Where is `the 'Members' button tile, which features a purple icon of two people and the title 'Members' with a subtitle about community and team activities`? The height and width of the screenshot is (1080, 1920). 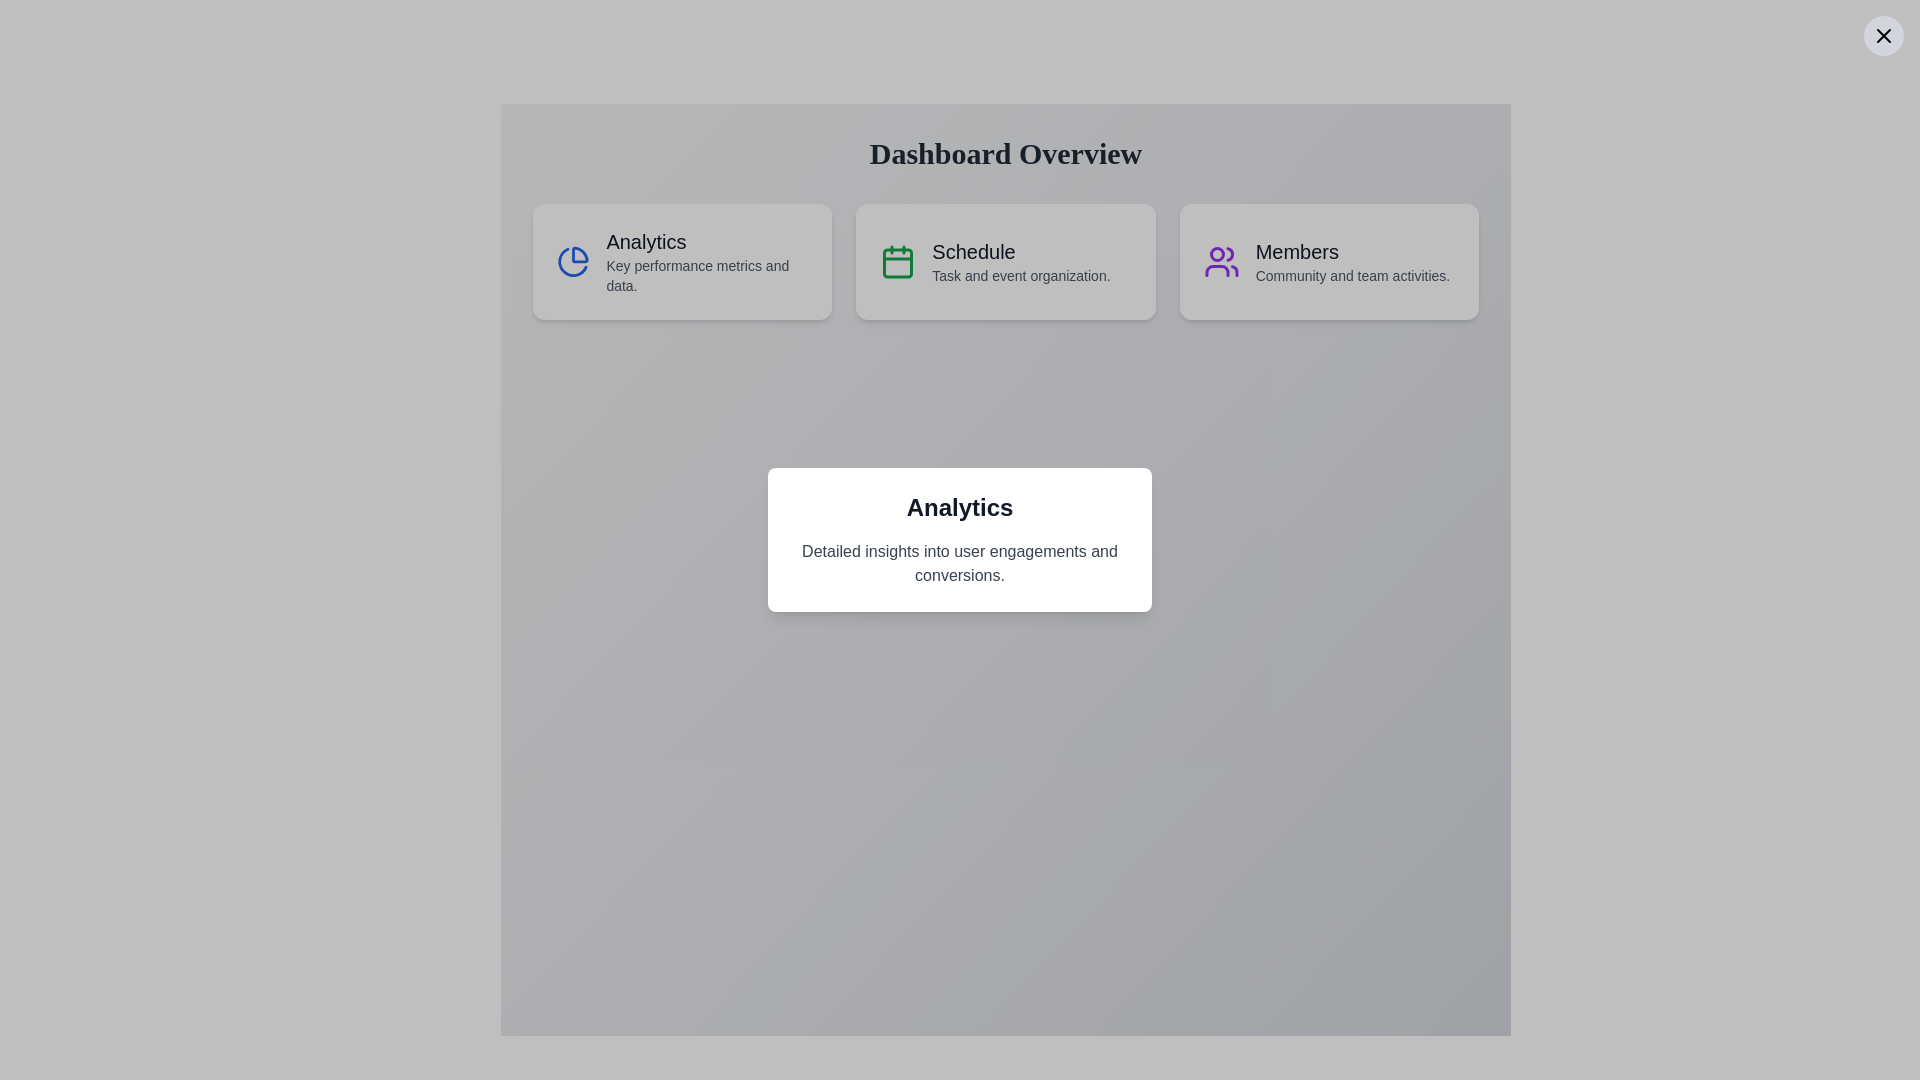
the 'Members' button tile, which features a purple icon of two people and the title 'Members' with a subtitle about community and team activities is located at coordinates (1329, 261).